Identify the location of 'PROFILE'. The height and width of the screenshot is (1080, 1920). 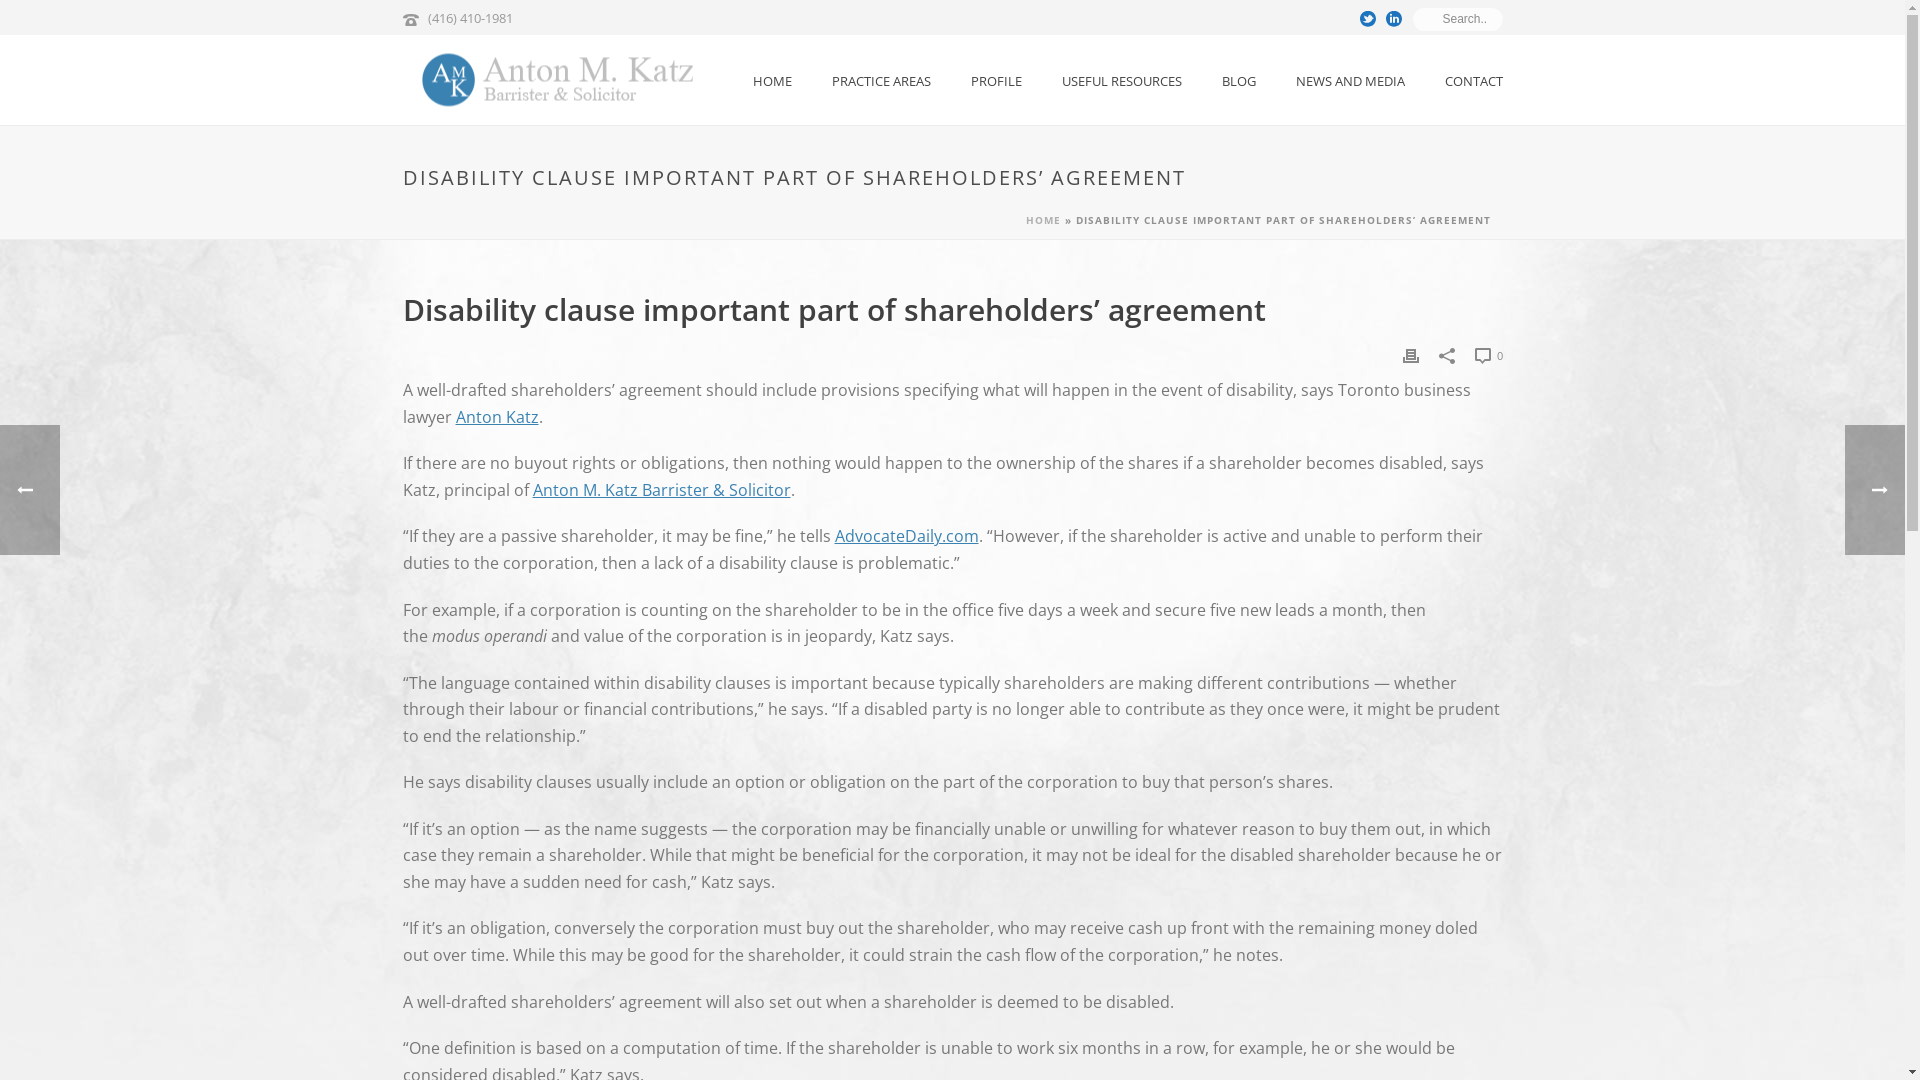
(995, 80).